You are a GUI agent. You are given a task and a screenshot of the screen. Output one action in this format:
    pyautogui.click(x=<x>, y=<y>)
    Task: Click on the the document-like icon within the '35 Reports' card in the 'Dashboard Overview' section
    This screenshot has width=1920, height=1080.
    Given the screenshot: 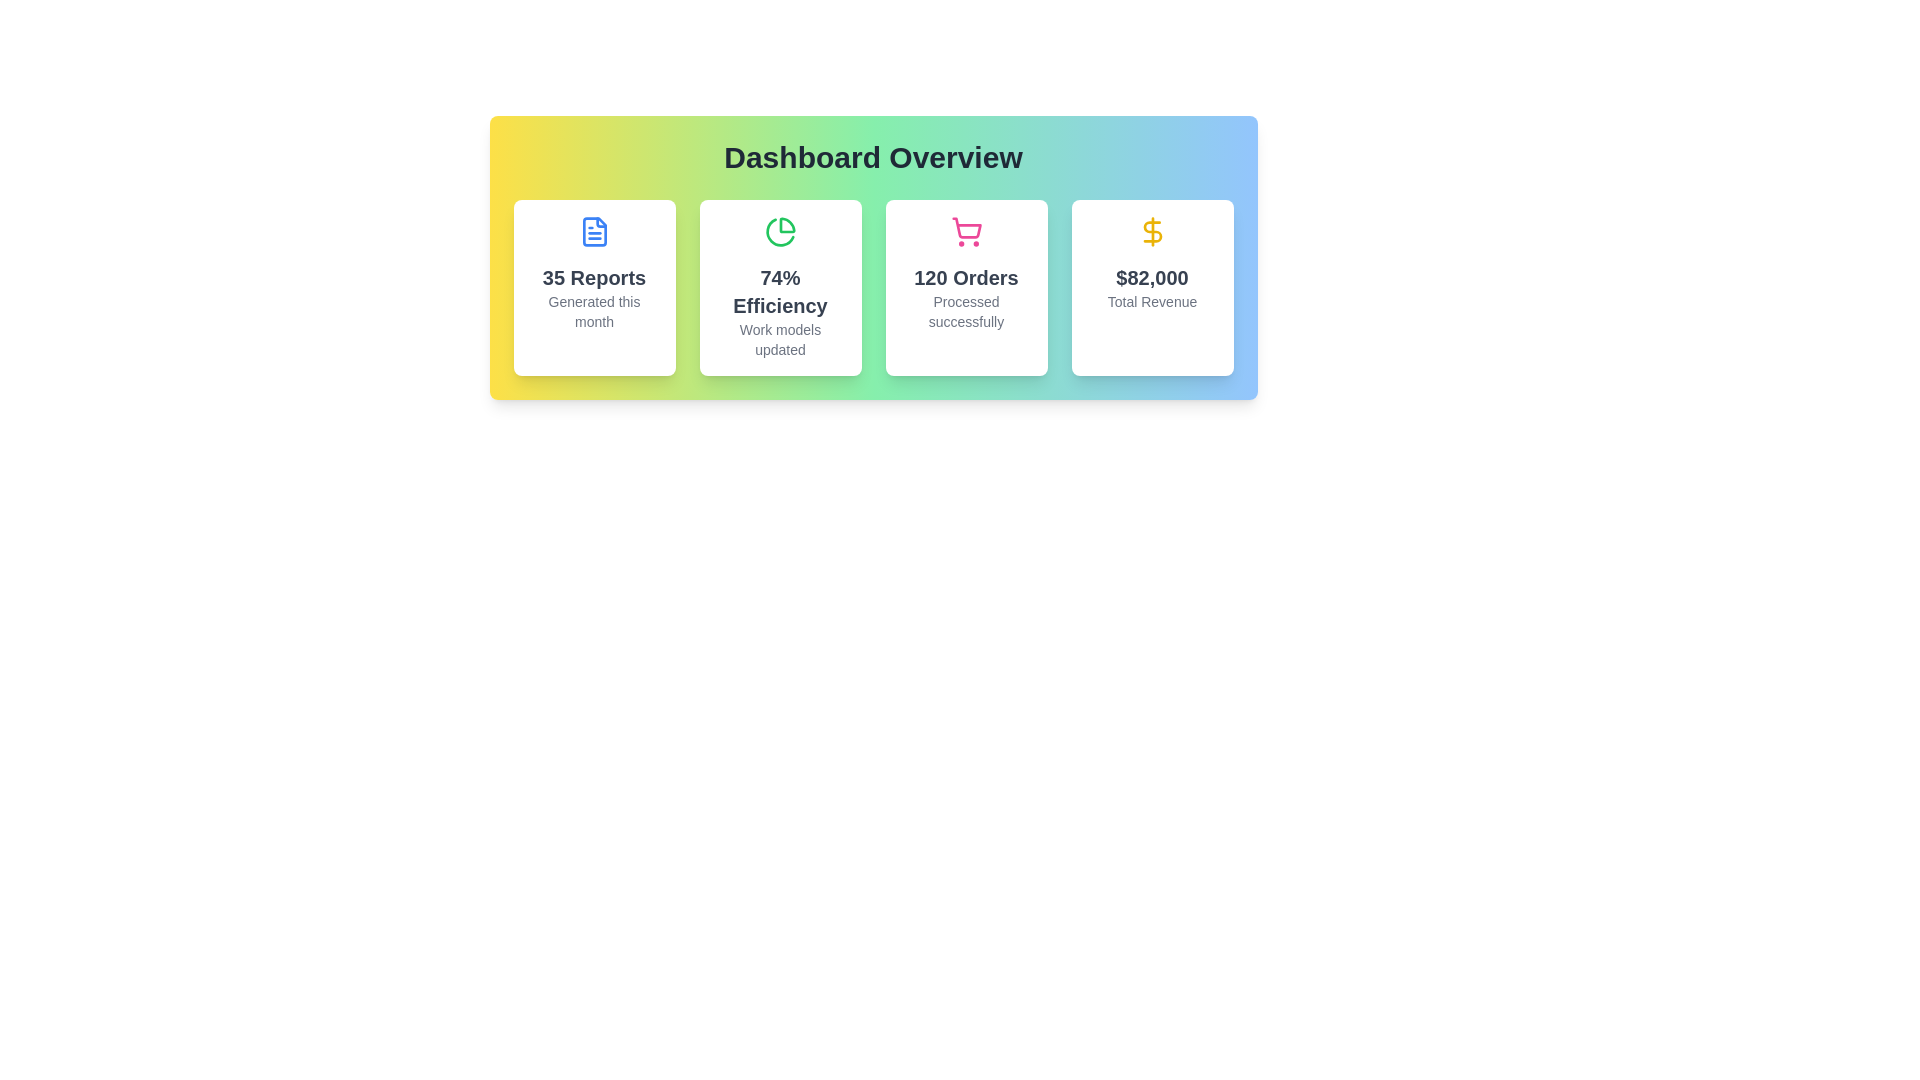 What is the action you would take?
    pyautogui.click(x=593, y=230)
    